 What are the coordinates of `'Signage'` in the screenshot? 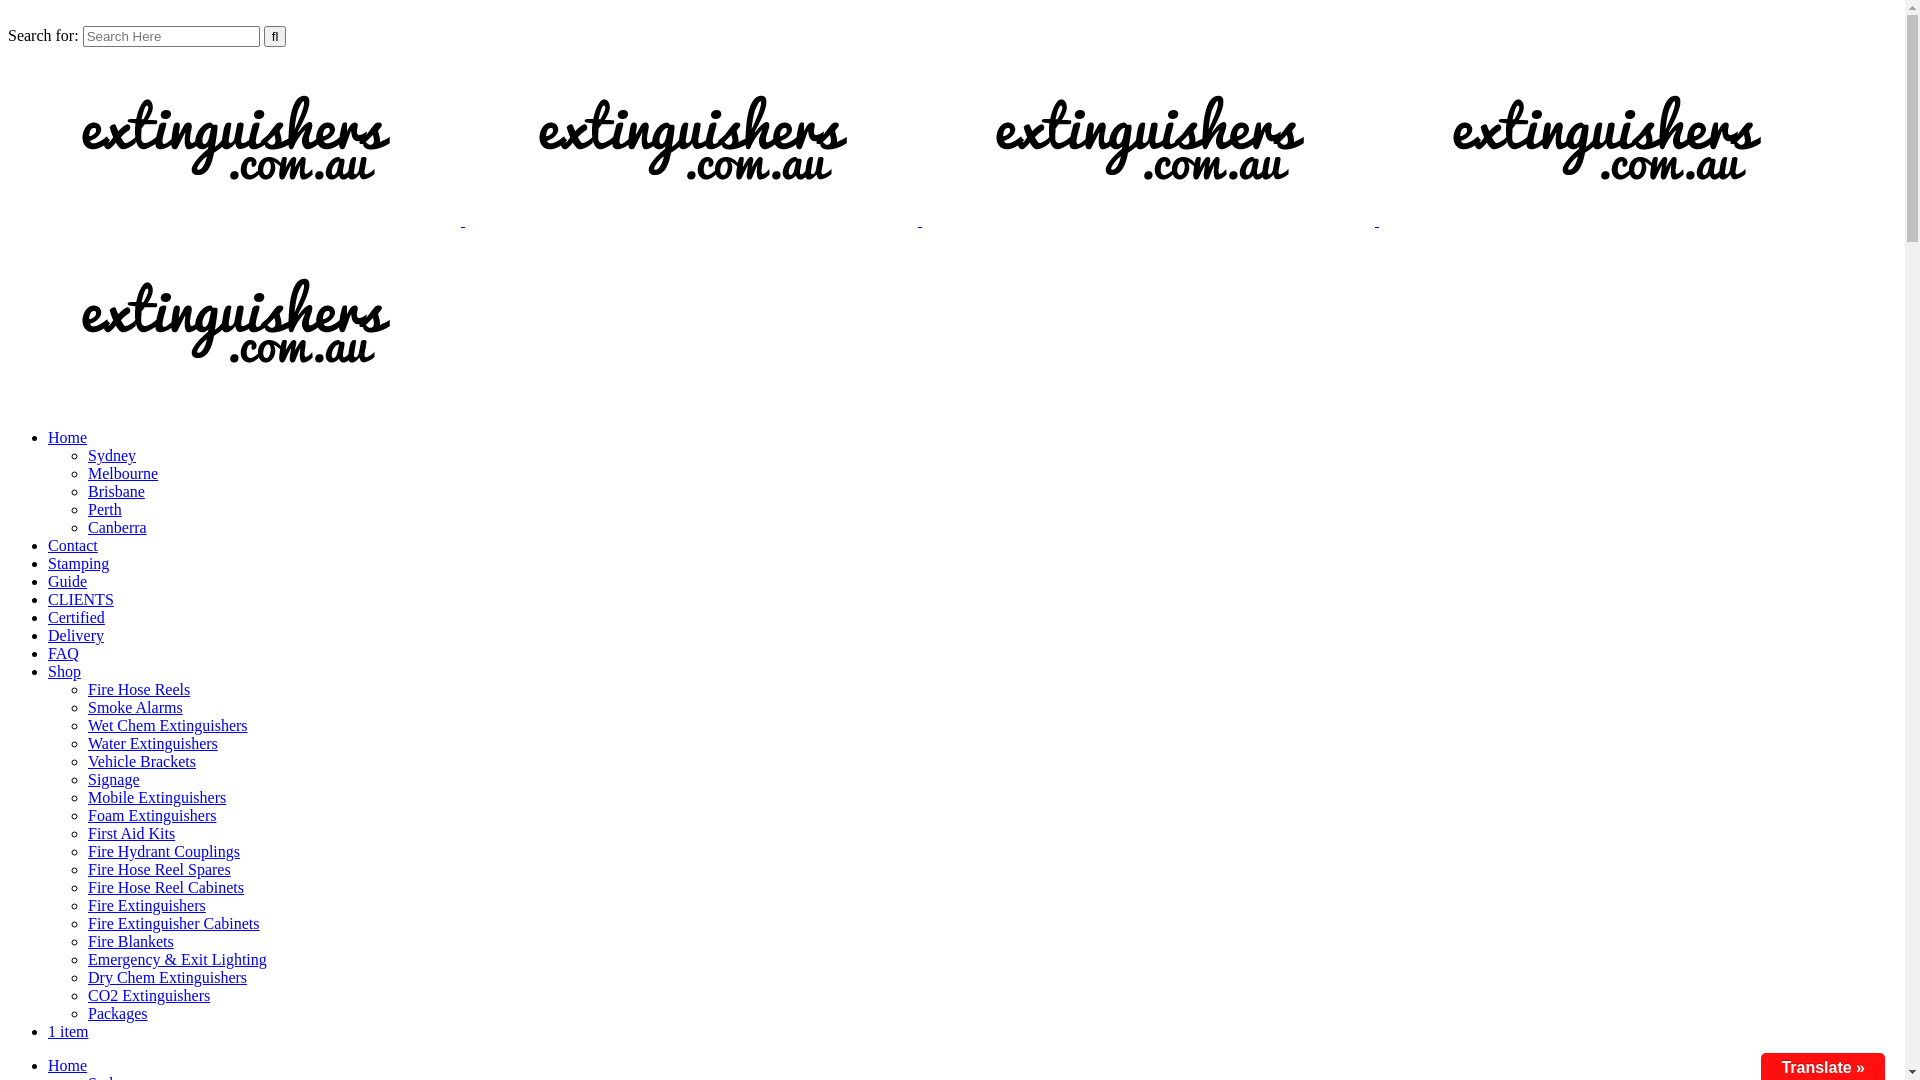 It's located at (113, 778).